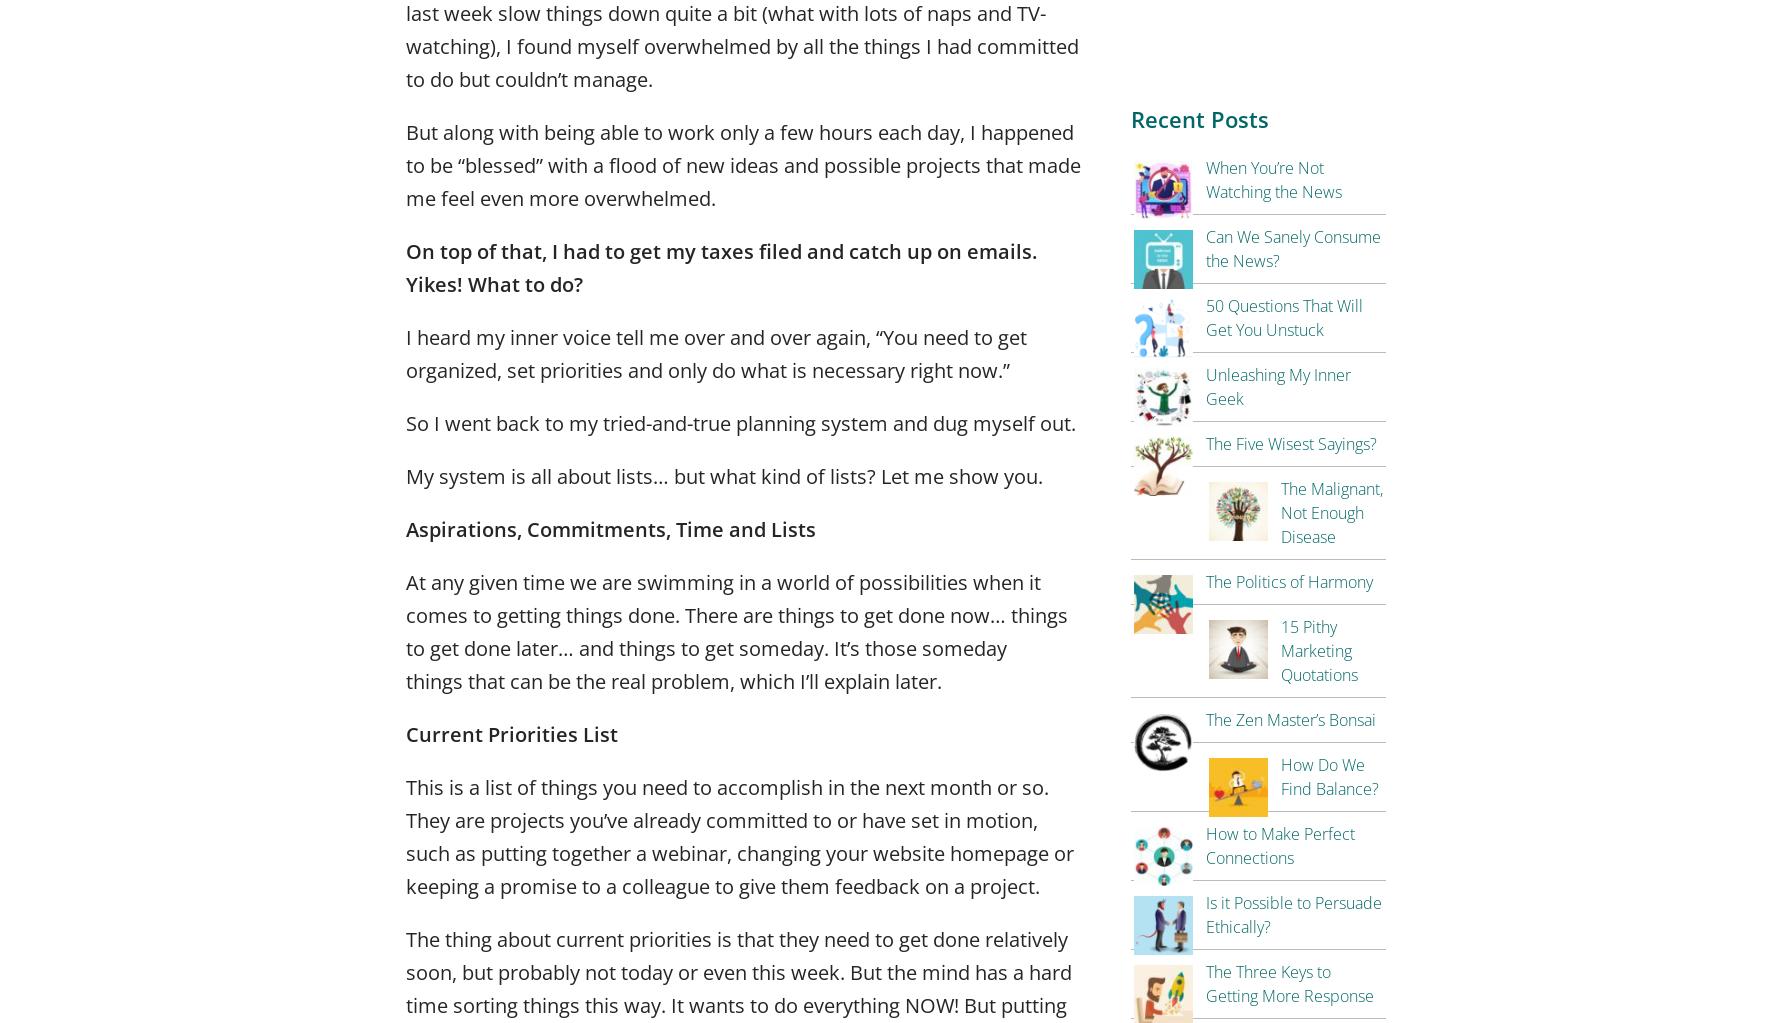 This screenshot has width=1792, height=1023. Describe the element at coordinates (1199, 118) in the screenshot. I see `'Recent Posts'` at that location.